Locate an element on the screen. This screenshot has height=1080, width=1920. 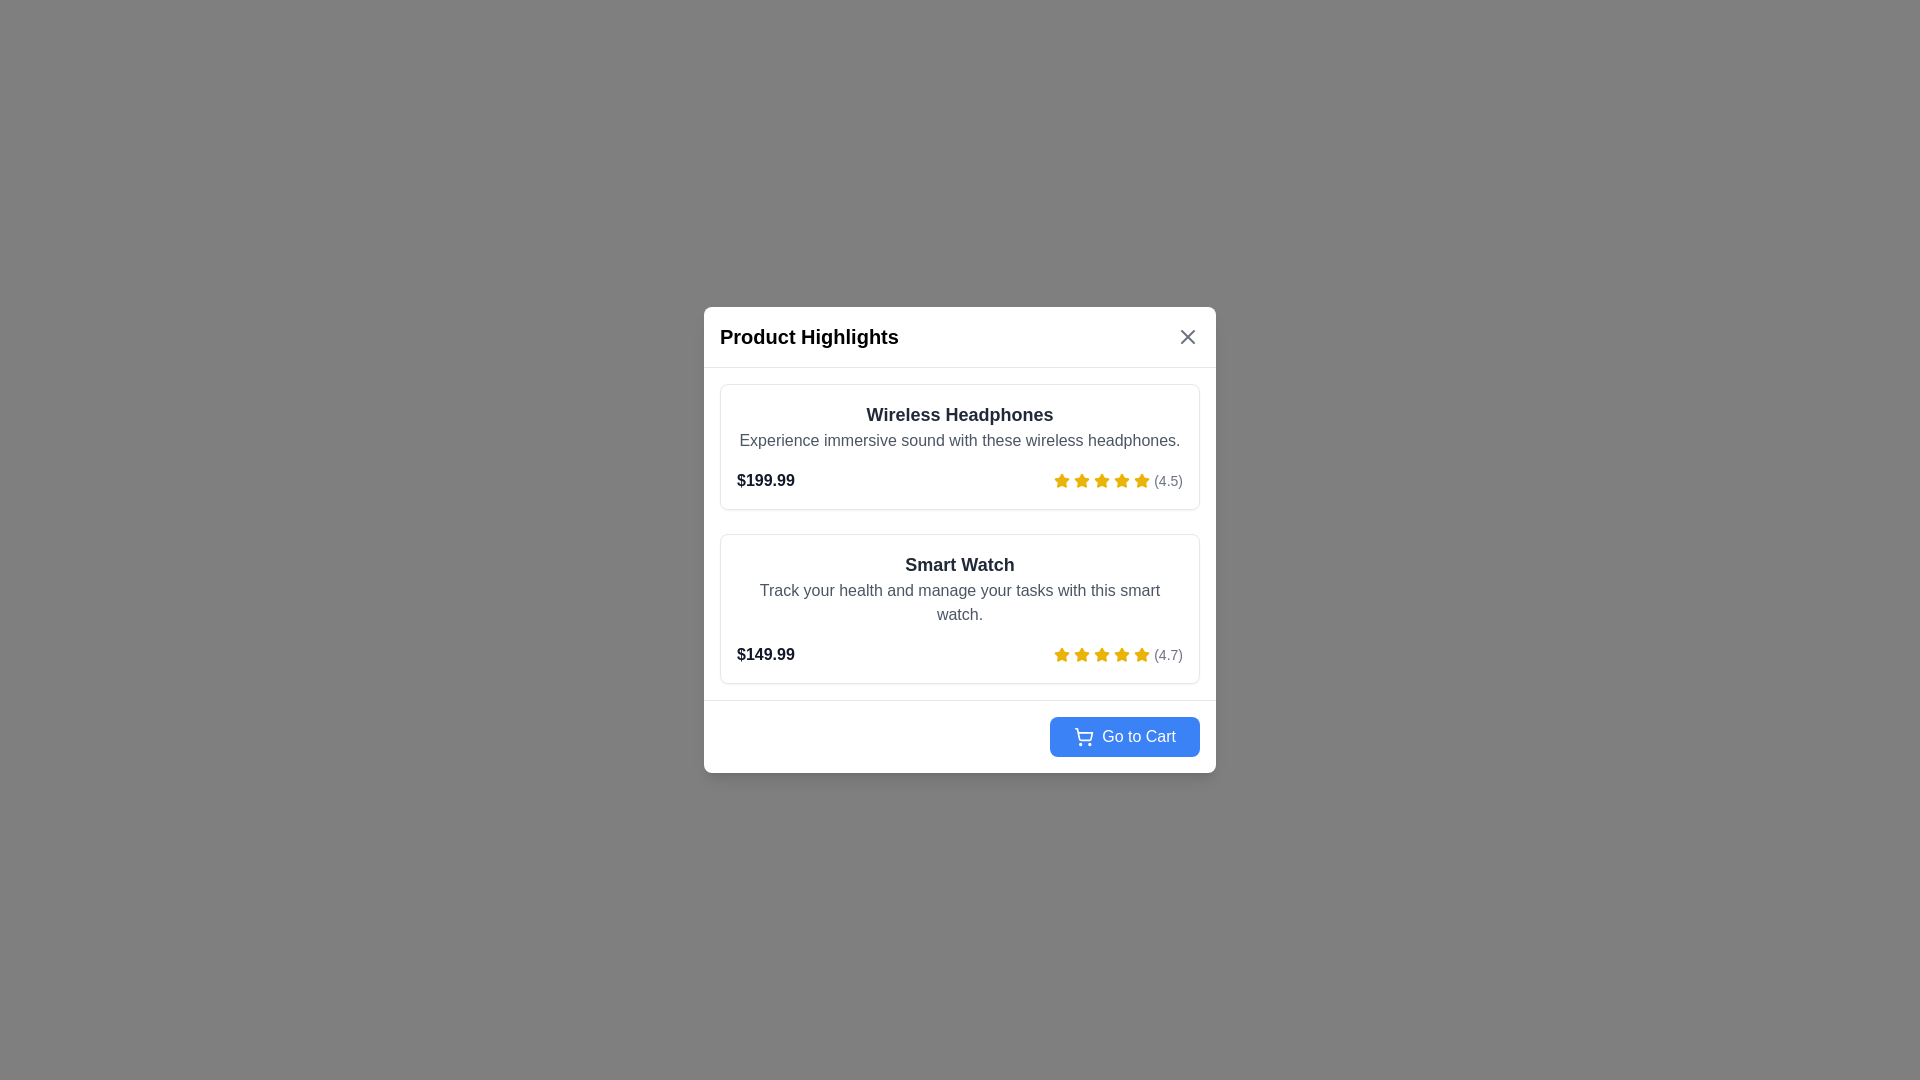
the yellow star icon, which is the fifth in a sequence of six star icons, as a rating indicator for 'Smart Watch' is located at coordinates (1122, 655).